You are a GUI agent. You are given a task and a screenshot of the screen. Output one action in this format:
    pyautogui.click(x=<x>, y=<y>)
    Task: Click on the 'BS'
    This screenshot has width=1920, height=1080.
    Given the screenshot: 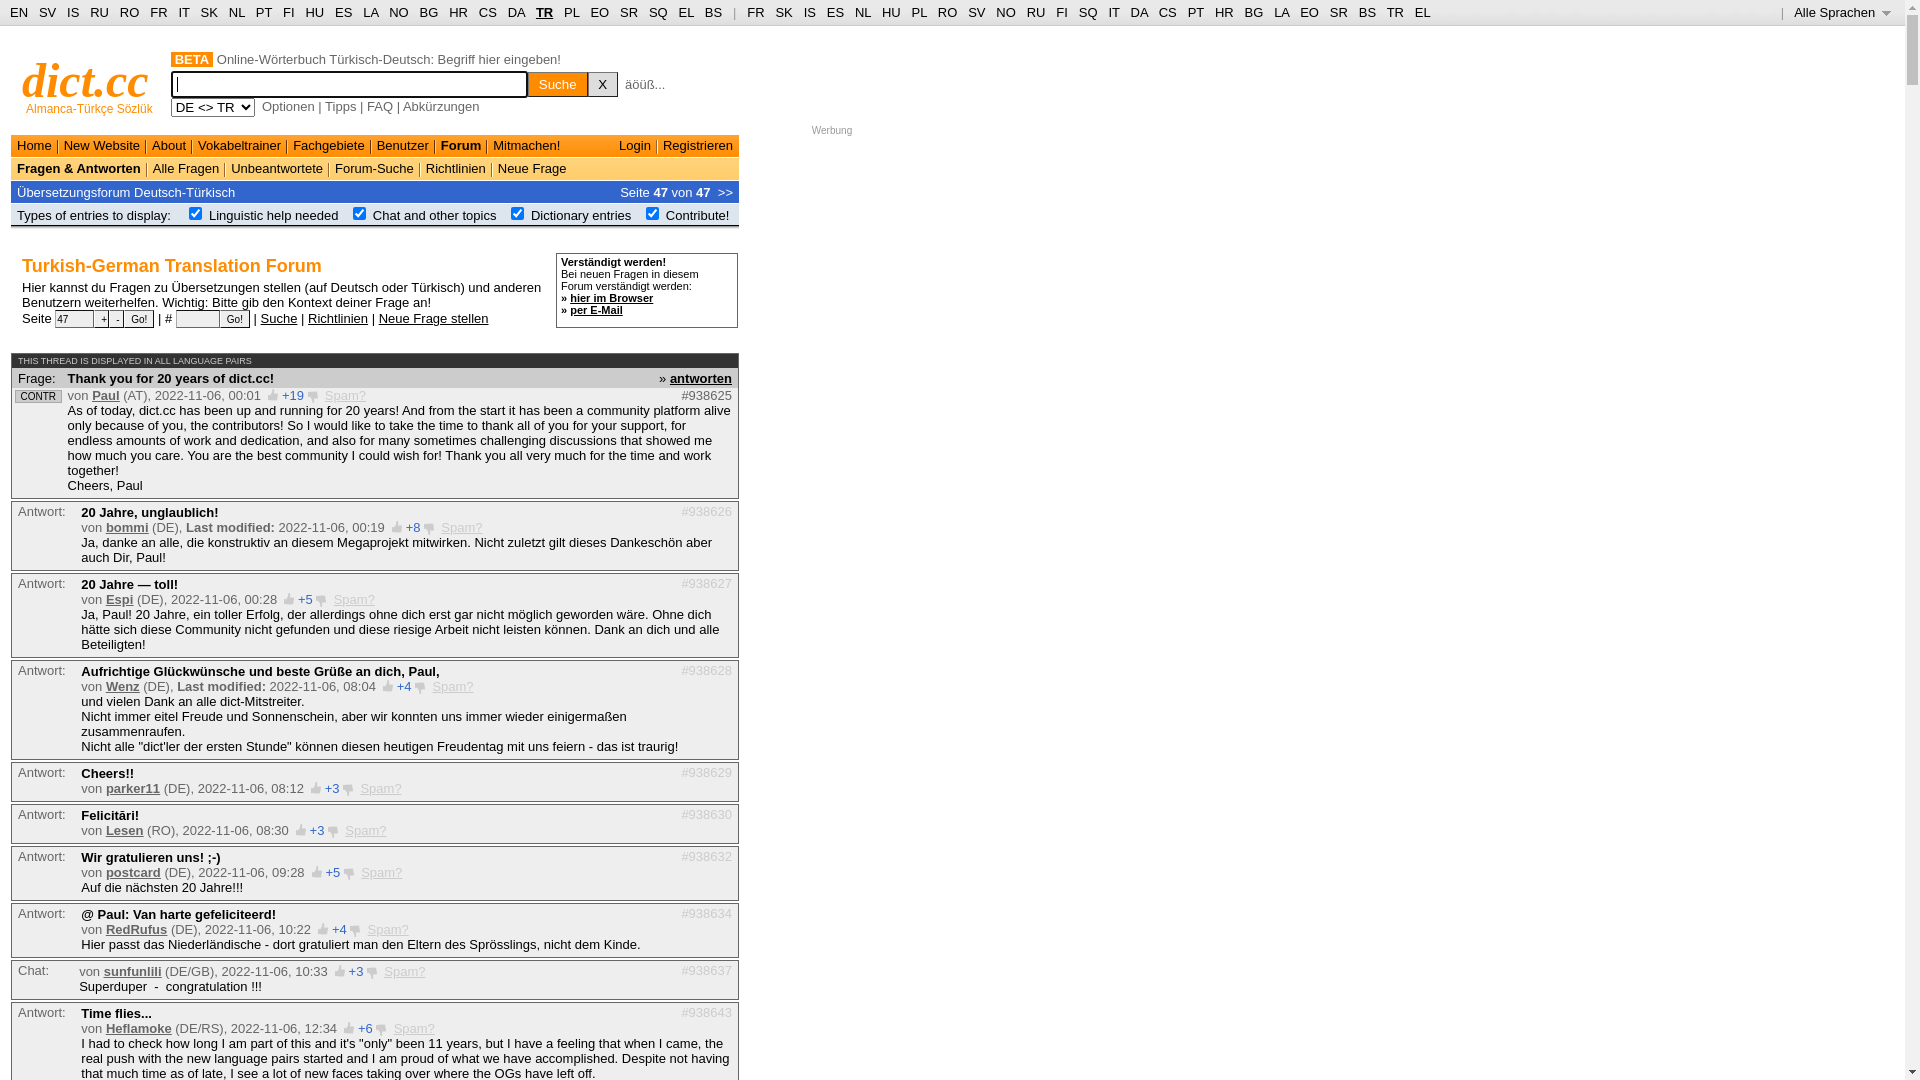 What is the action you would take?
    pyautogui.click(x=1366, y=12)
    